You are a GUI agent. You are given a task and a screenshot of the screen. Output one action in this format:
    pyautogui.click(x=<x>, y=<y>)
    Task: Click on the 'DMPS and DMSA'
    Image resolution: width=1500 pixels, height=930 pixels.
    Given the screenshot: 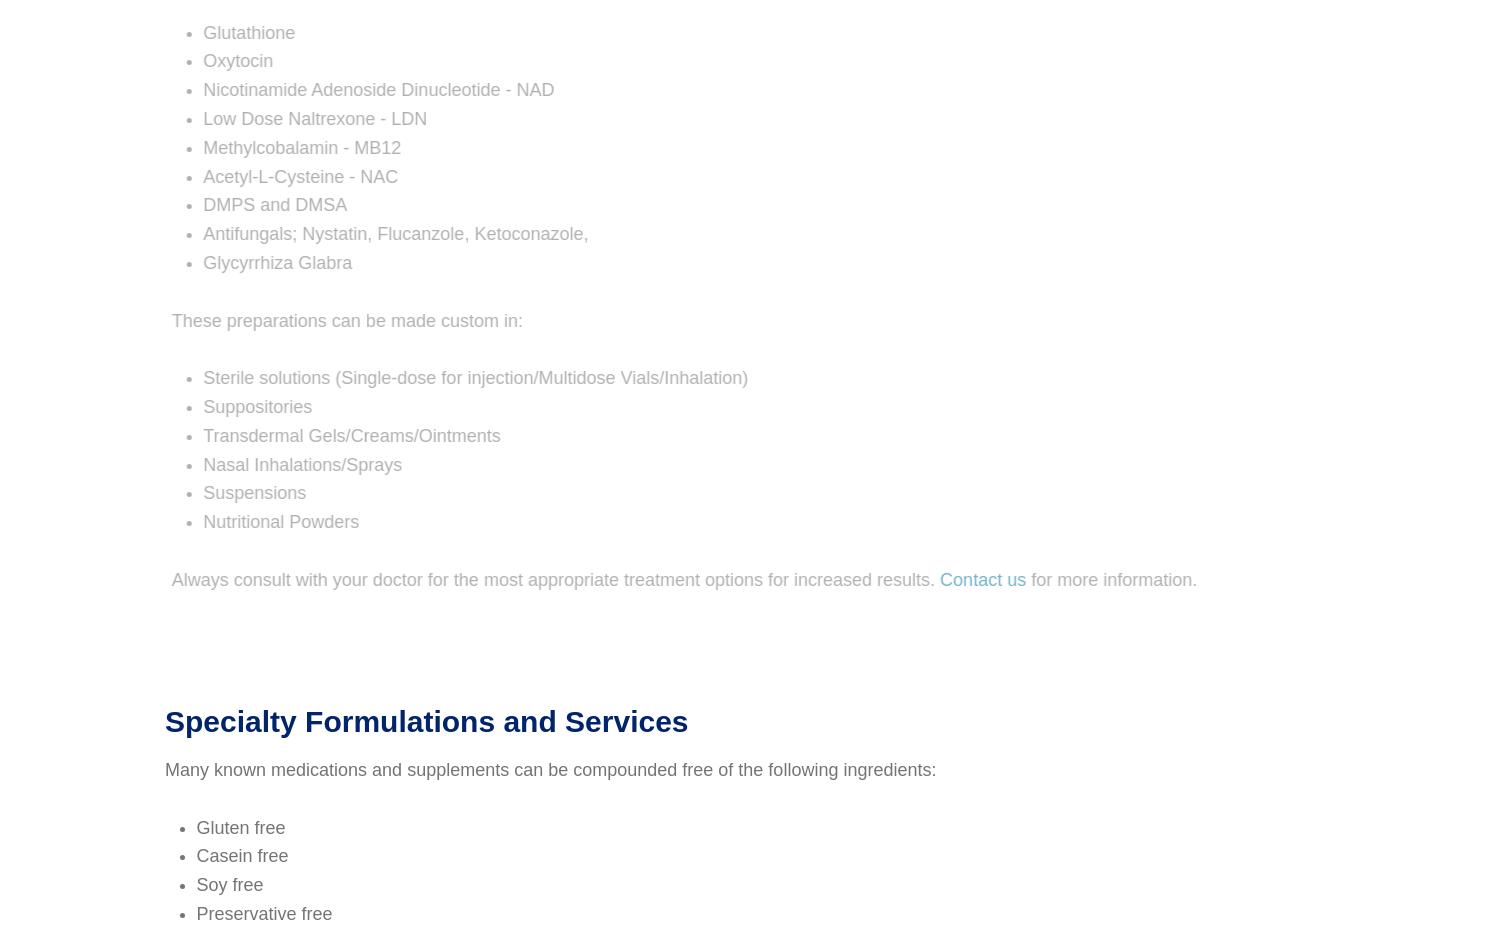 What is the action you would take?
    pyautogui.click(x=253, y=203)
    